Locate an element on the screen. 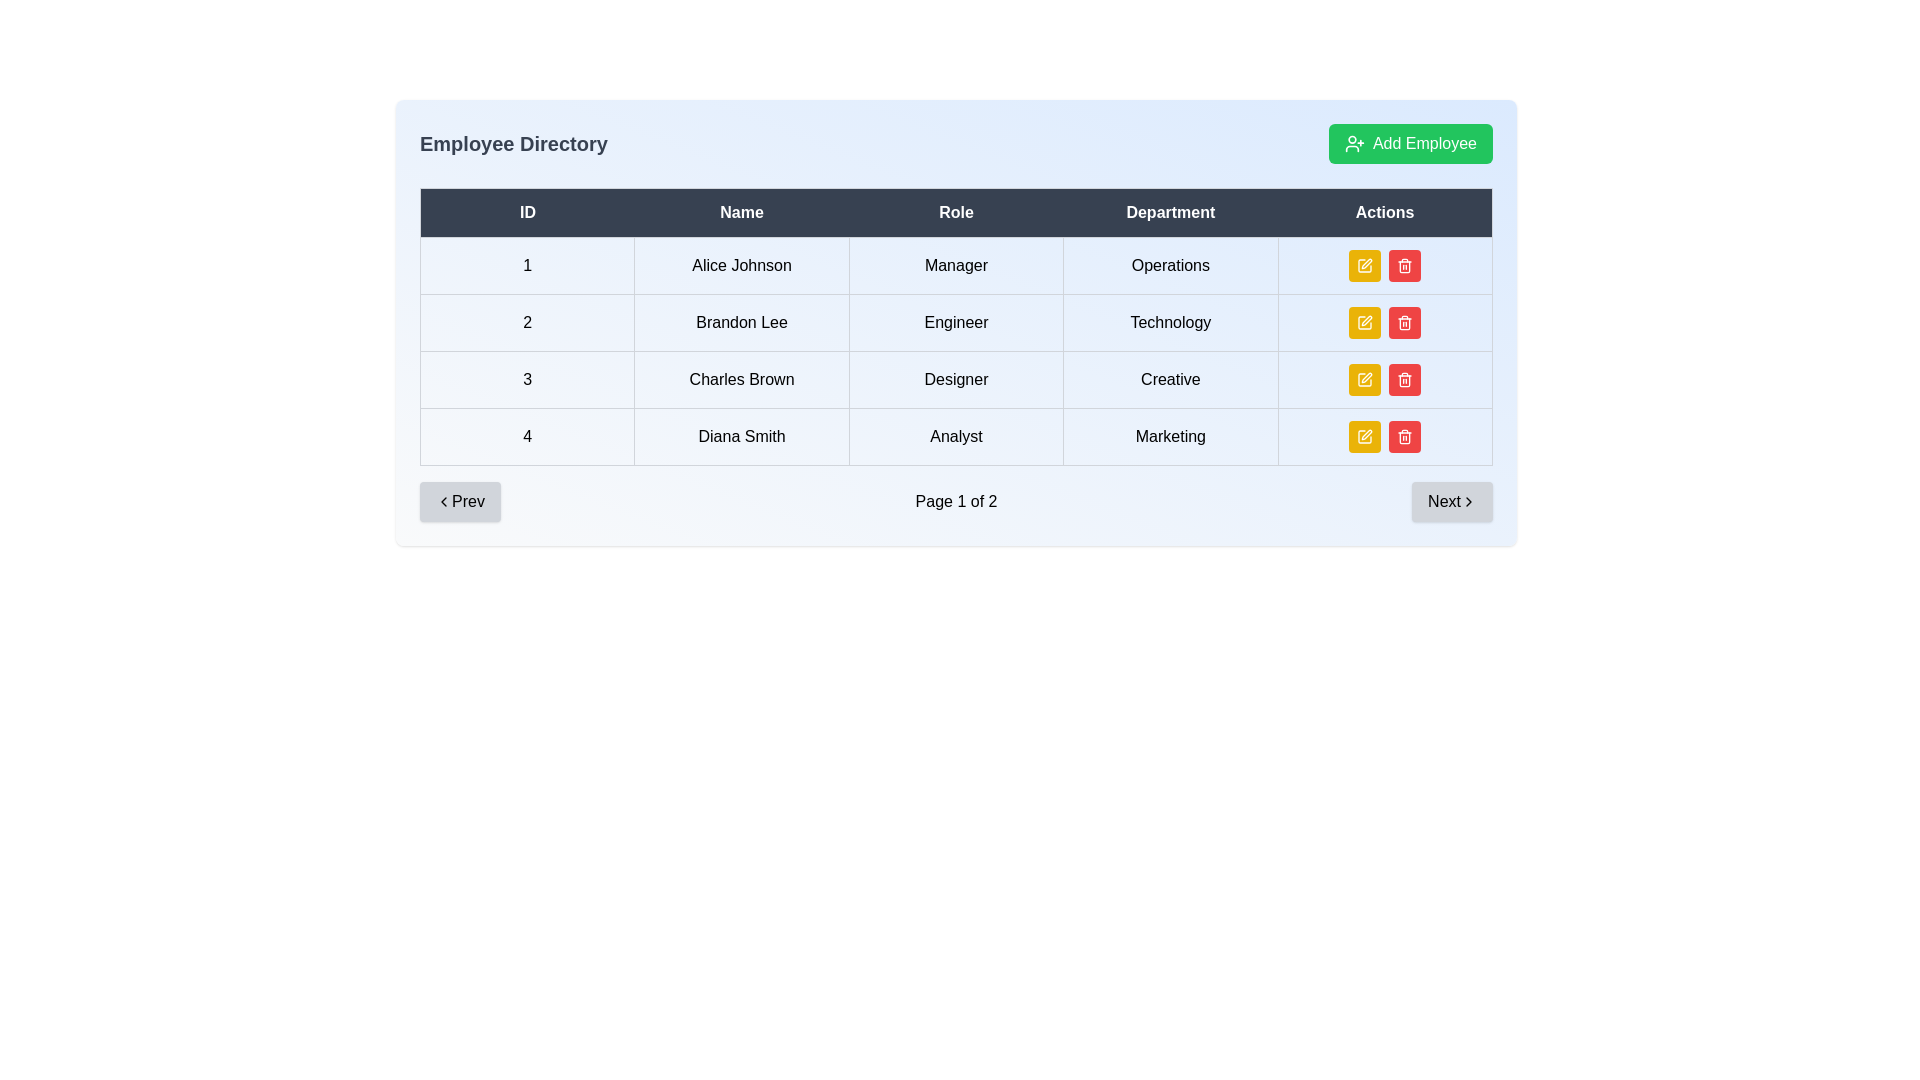  the table cell displaying 'Marketing' under the 'Department' column is located at coordinates (1170, 435).